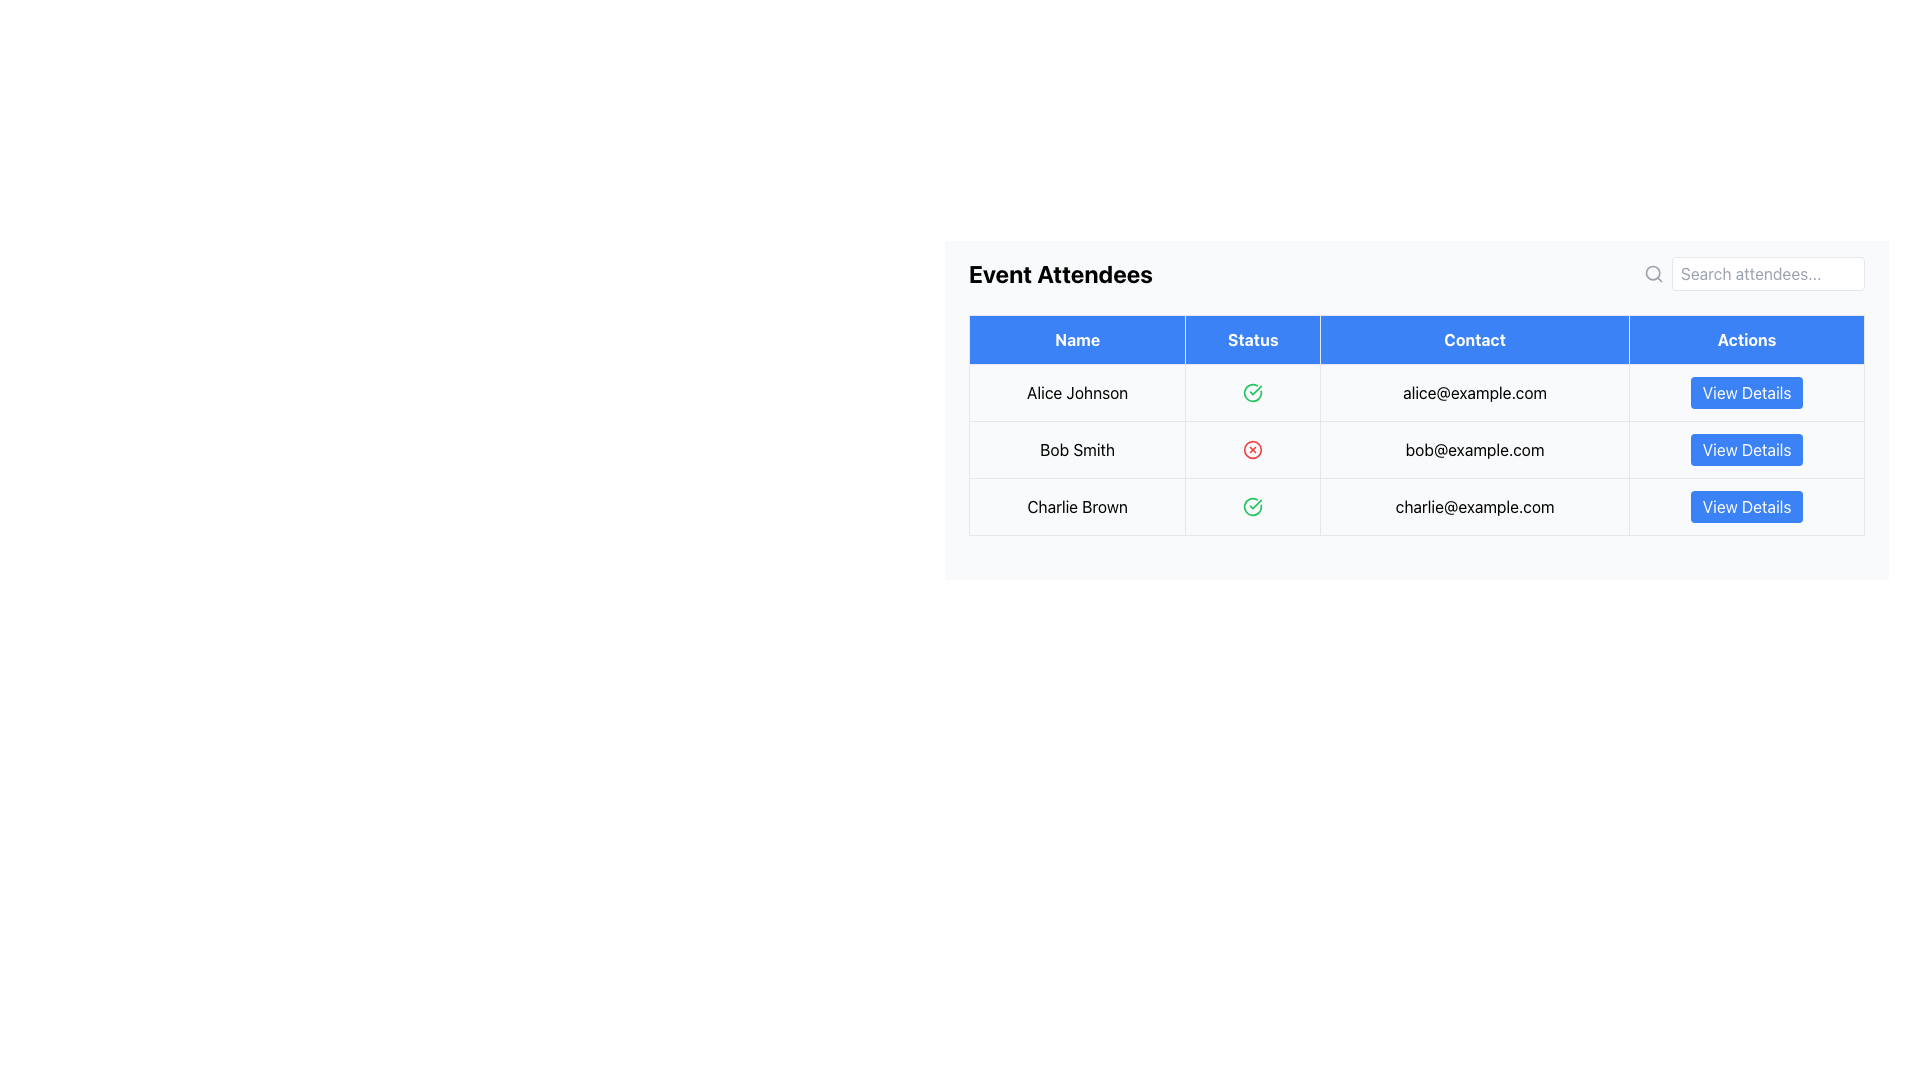 The width and height of the screenshot is (1920, 1080). Describe the element at coordinates (1252, 393) in the screenshot. I see `the appearance of the inner circular graphic component of the first status icon in the 'Status' column of the first row of the table` at that location.